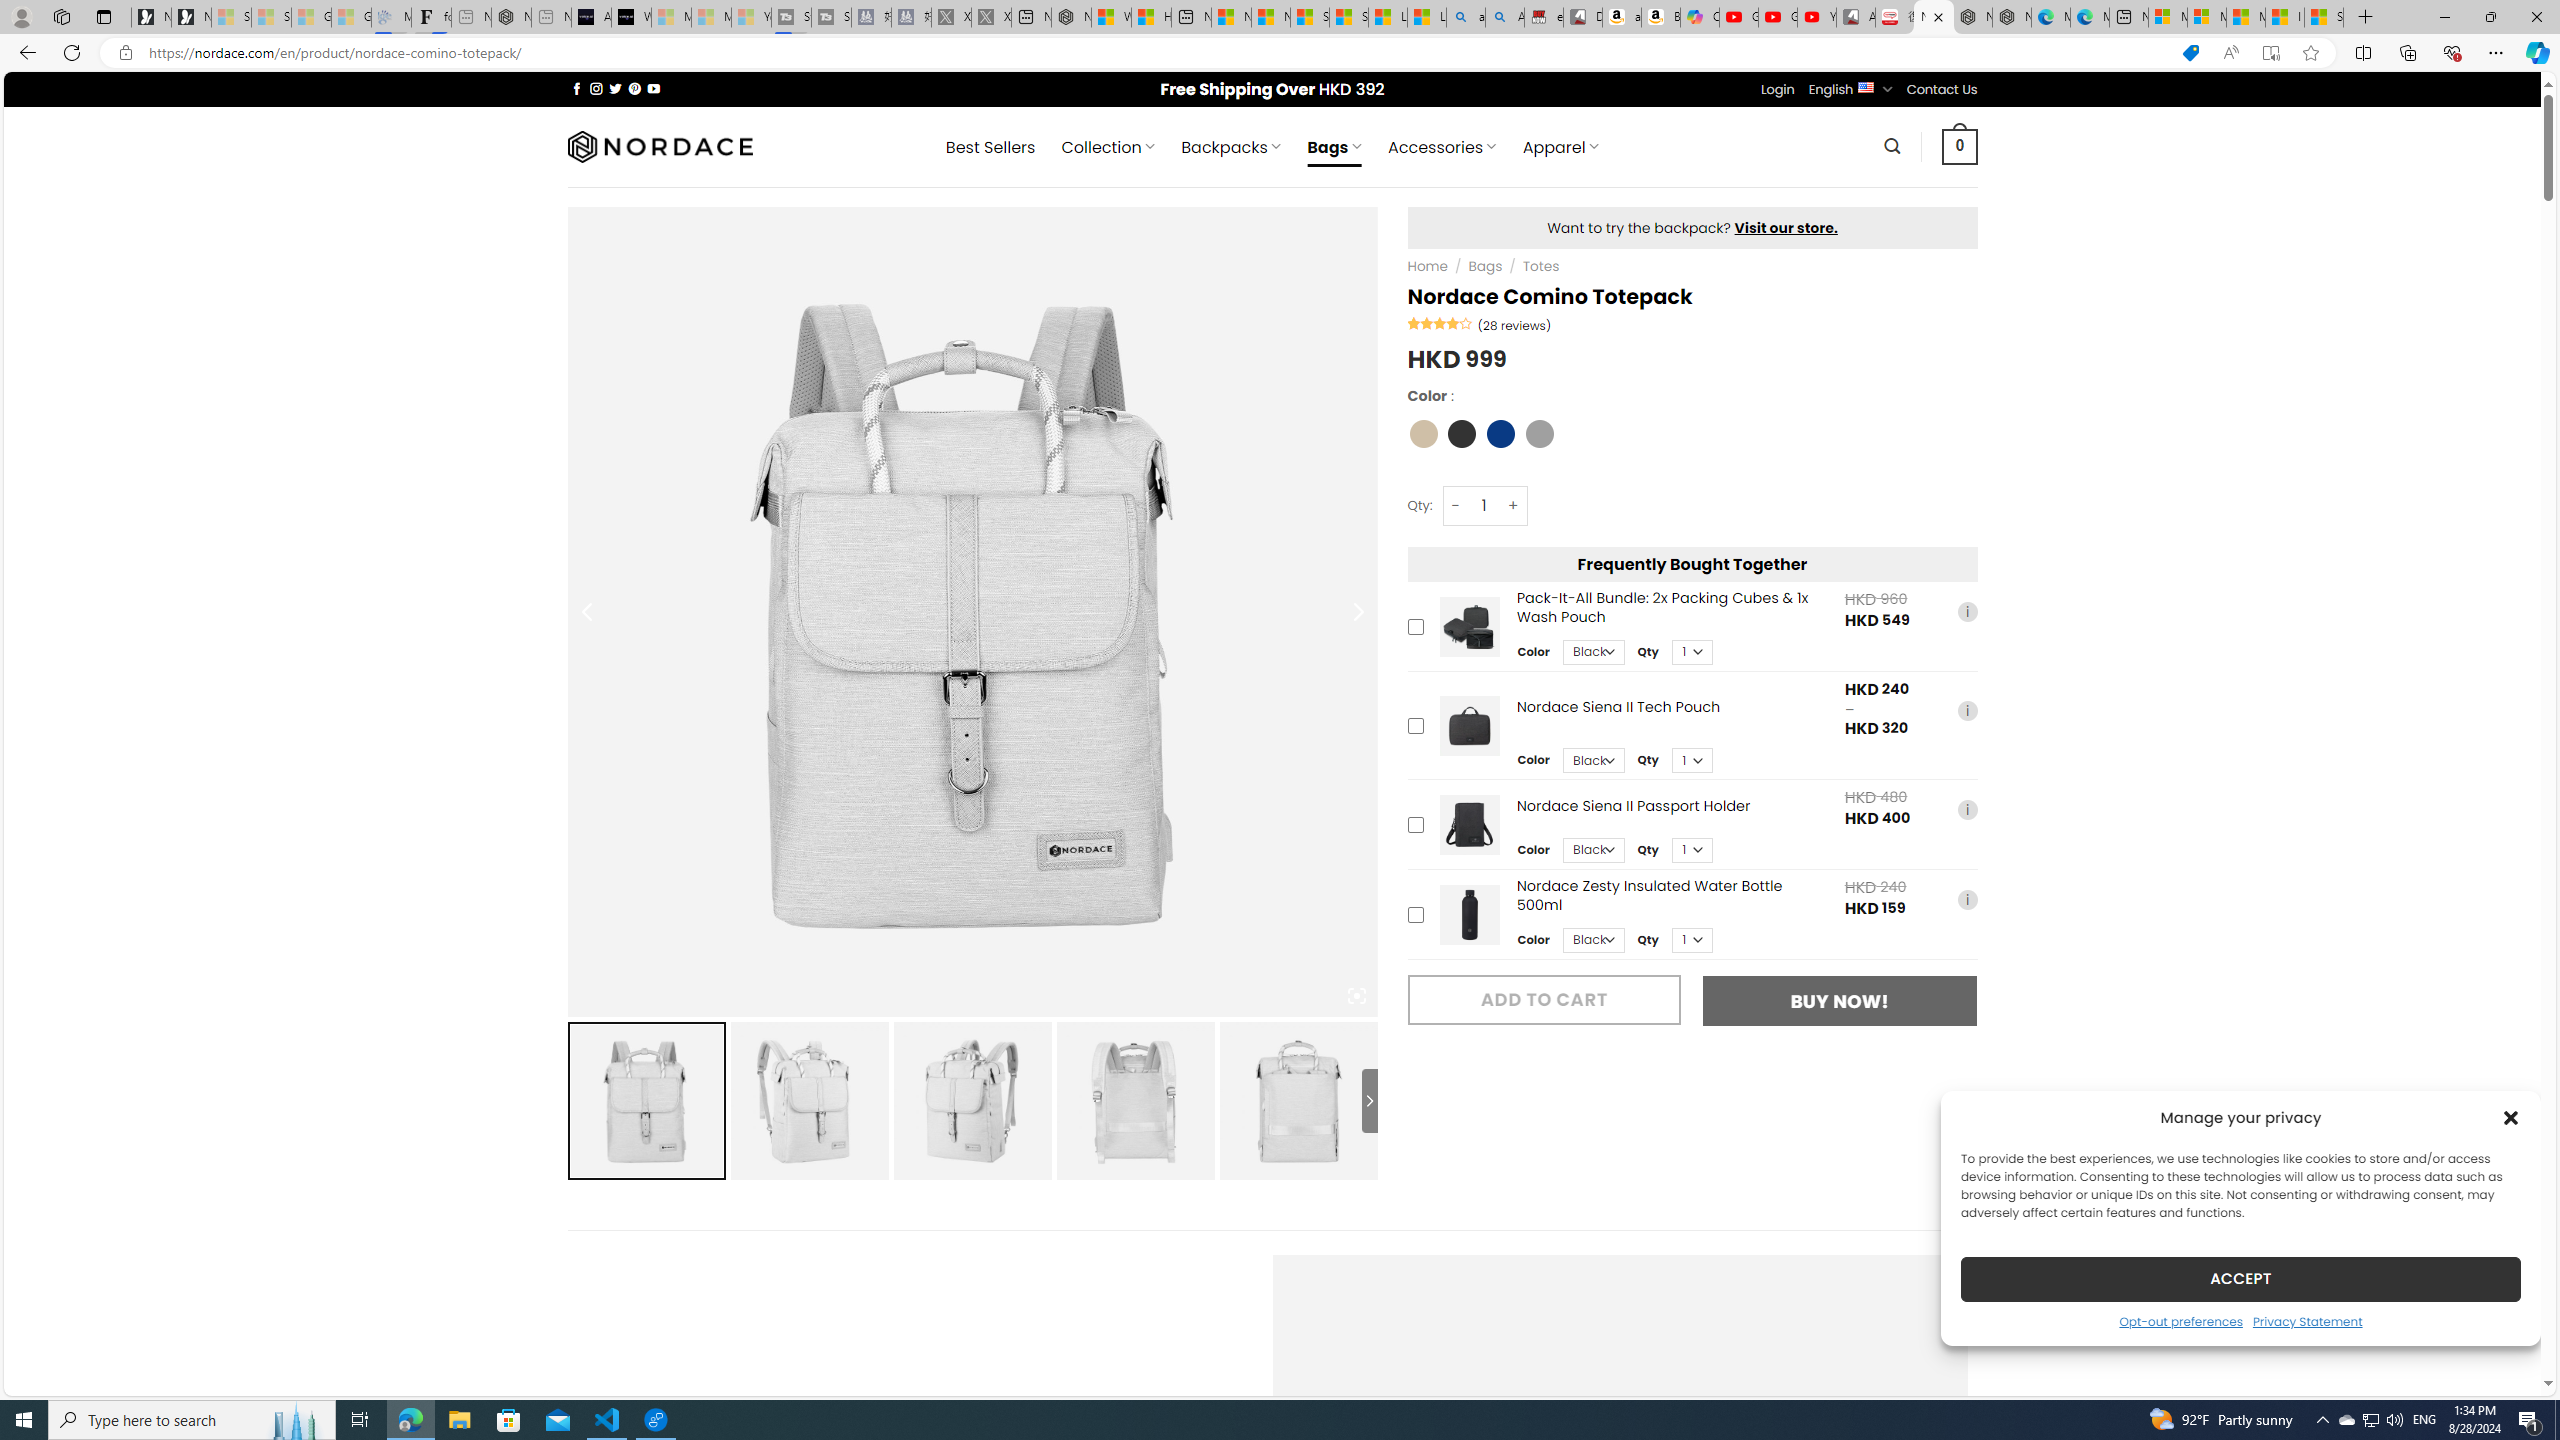 Image resolution: width=2560 pixels, height=1440 pixels. What do you see at coordinates (511, 16) in the screenshot?
I see `'Nordace - #1 Japanese Best-Seller - Siena Smart Backpack'` at bounding box center [511, 16].